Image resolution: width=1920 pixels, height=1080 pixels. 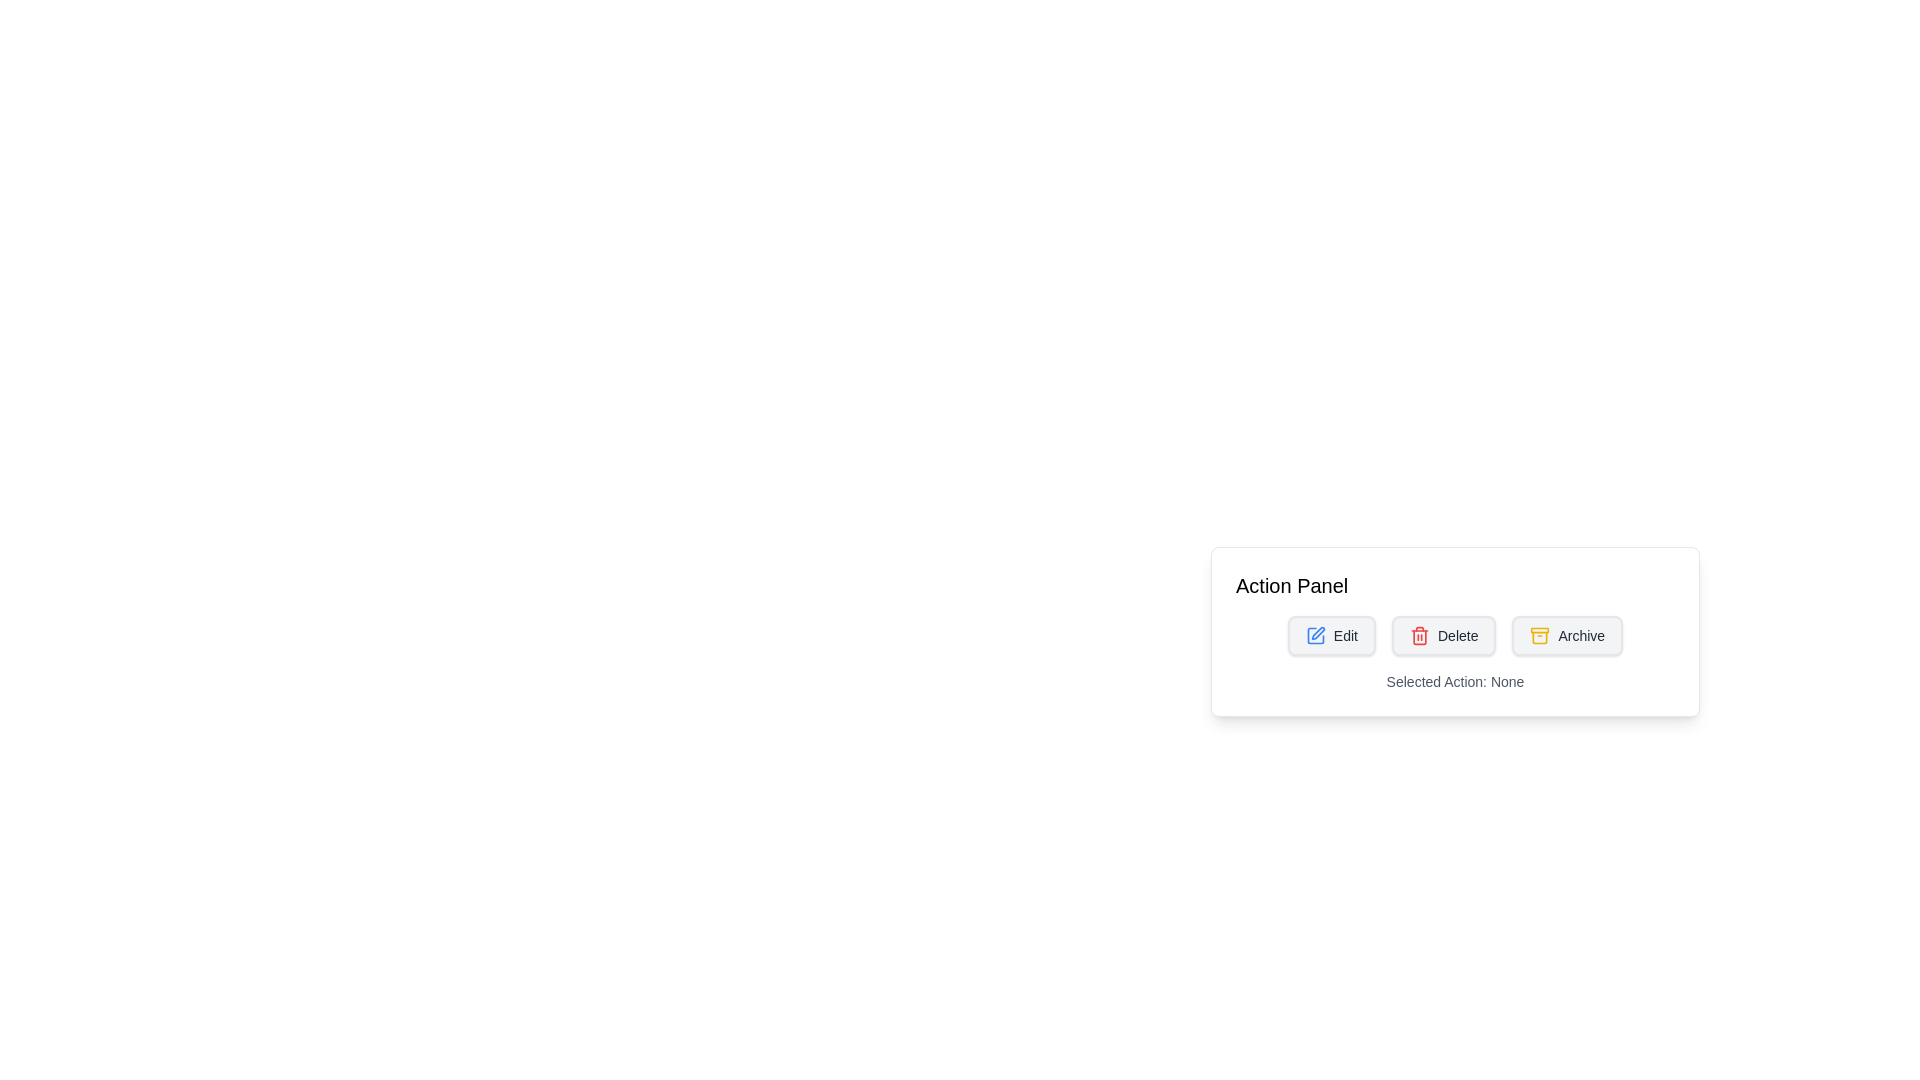 What do you see at coordinates (1580, 636) in the screenshot?
I see `the 'Archive' text label within the button located at the bottom right of the 'Action Panel' section` at bounding box center [1580, 636].